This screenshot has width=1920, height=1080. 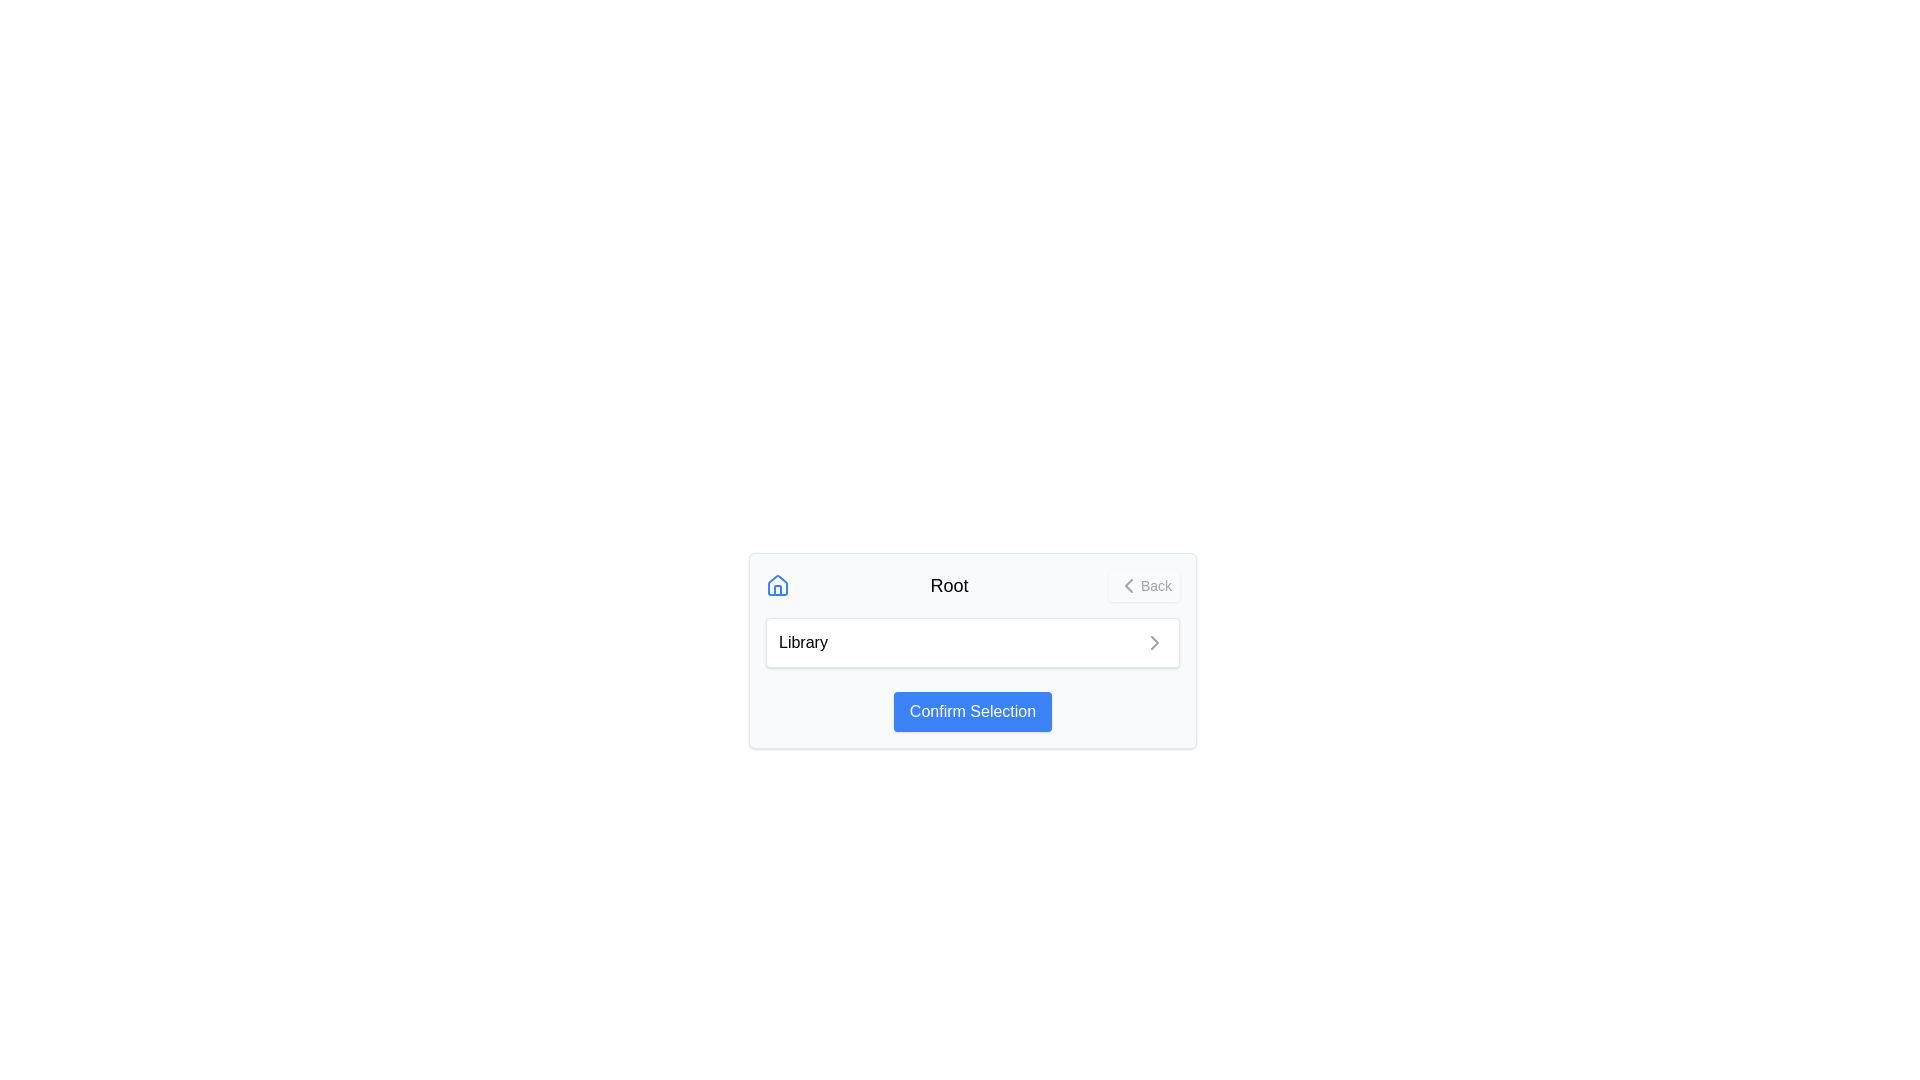 I want to click on the small triangular-shaped arrow icon located next to the 'Library' label in the bottom central part of the display, so click(x=1155, y=643).